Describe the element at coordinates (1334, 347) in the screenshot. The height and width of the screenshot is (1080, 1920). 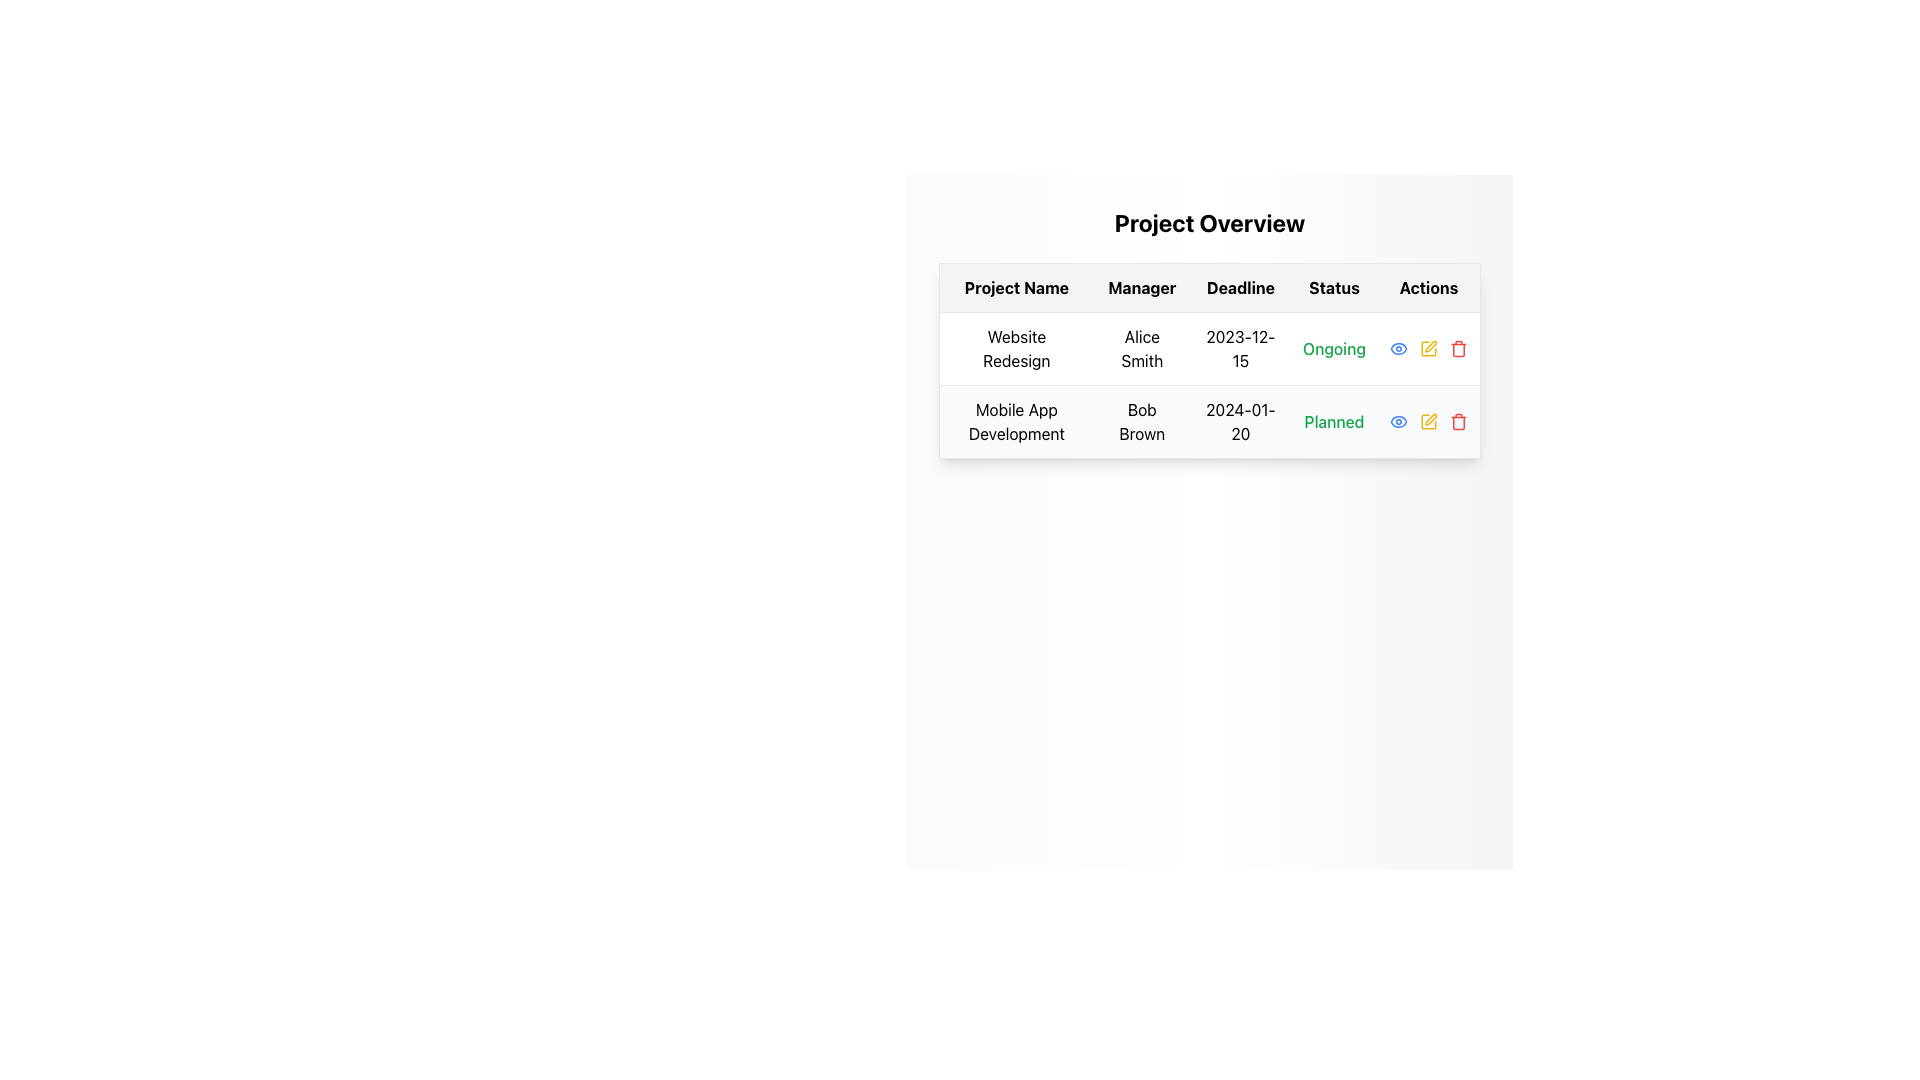
I see `the text label displaying 'Ongoing' in green color located in the 'Status' column of the project 'Website Redesign' row` at that location.